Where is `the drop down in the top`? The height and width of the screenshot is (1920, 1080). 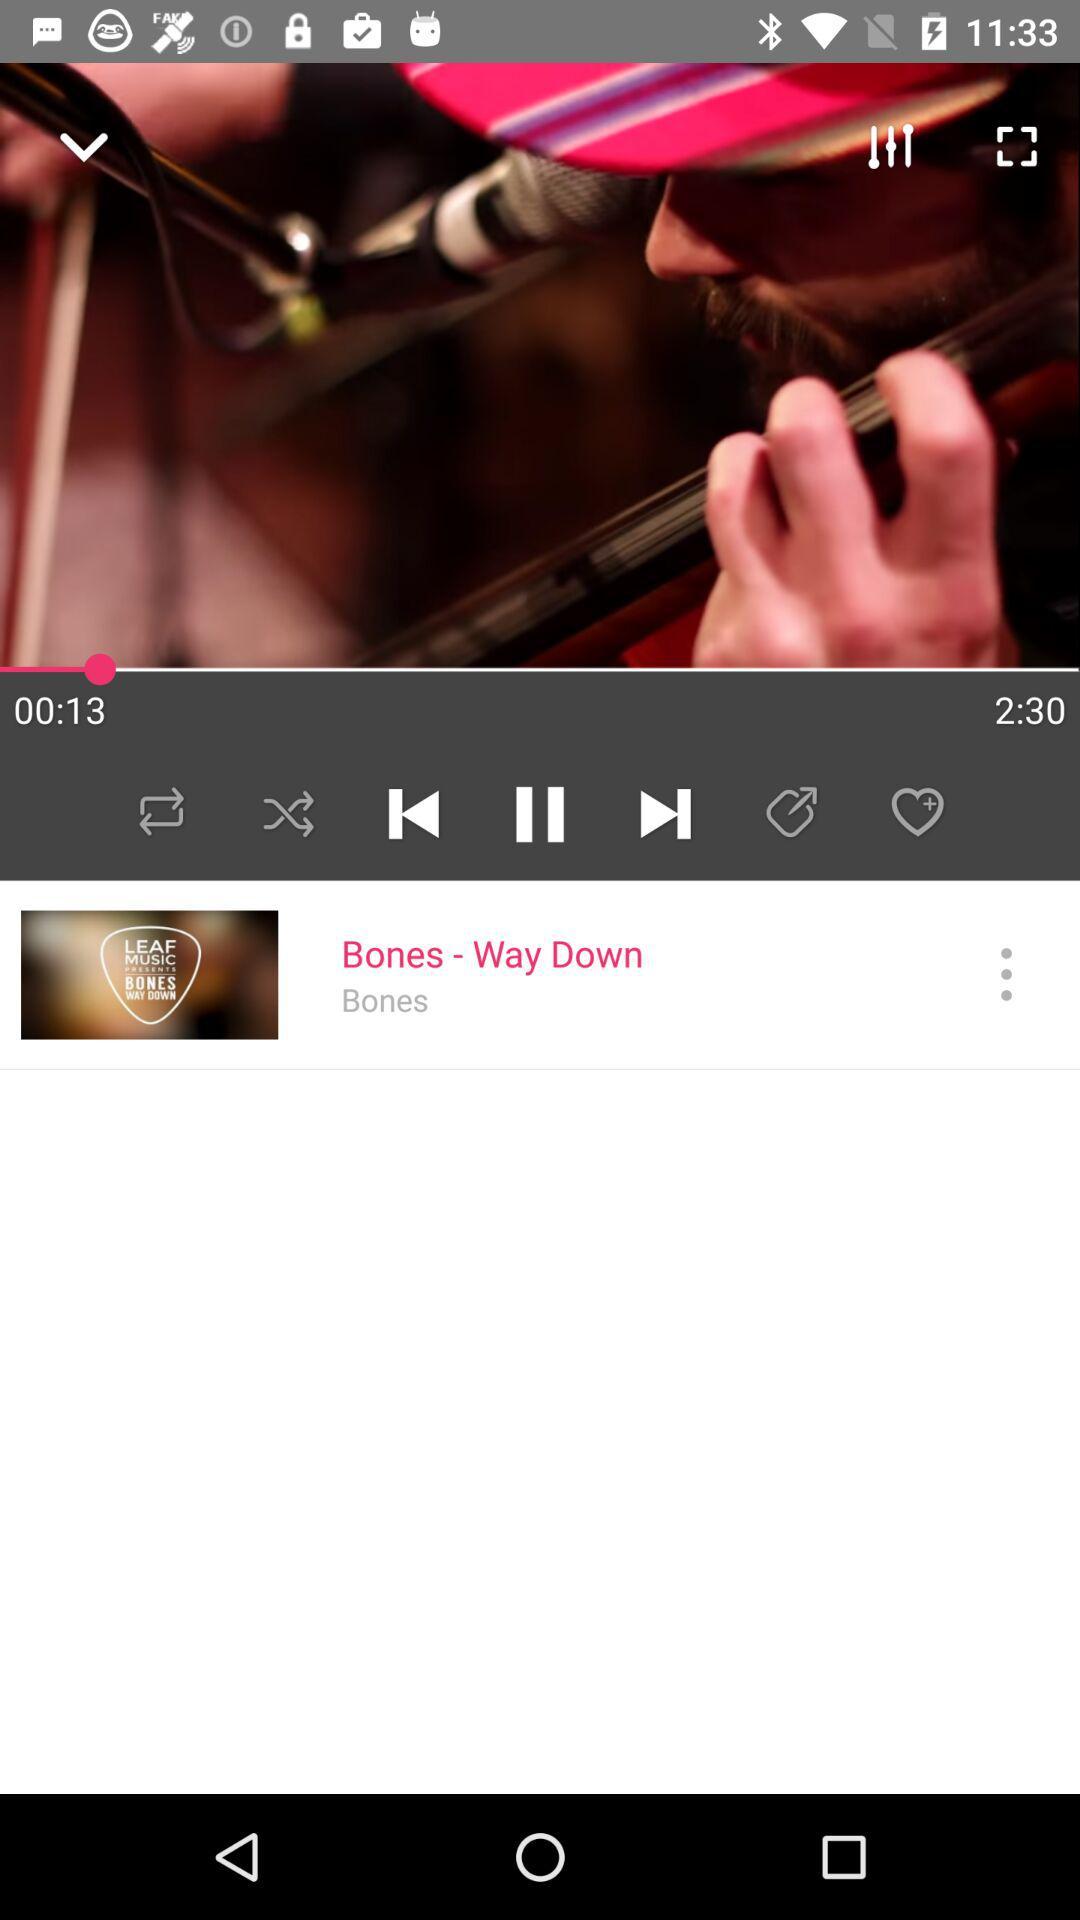
the drop down in the top is located at coordinates (72, 136).